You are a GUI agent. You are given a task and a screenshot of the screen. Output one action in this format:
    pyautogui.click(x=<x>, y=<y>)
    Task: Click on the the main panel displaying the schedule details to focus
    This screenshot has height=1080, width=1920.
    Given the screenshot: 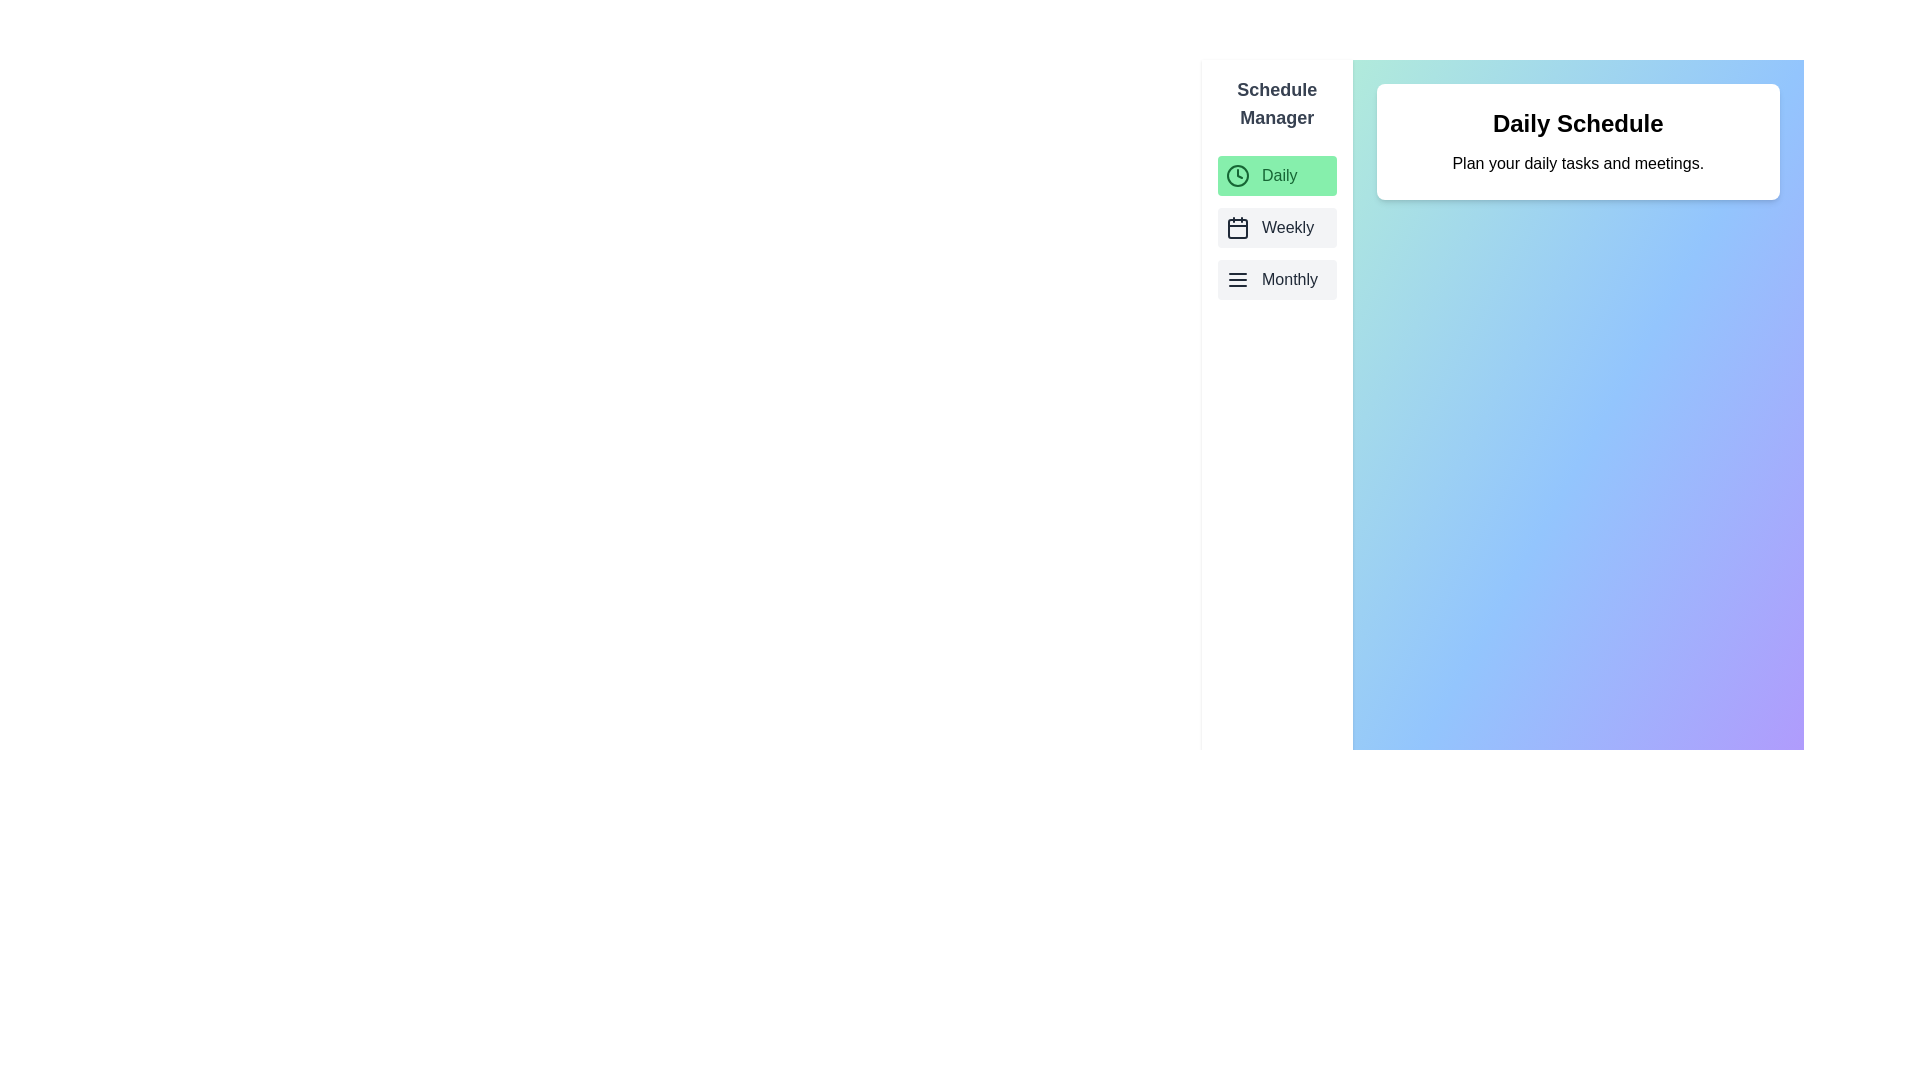 What is the action you would take?
    pyautogui.click(x=1577, y=599)
    